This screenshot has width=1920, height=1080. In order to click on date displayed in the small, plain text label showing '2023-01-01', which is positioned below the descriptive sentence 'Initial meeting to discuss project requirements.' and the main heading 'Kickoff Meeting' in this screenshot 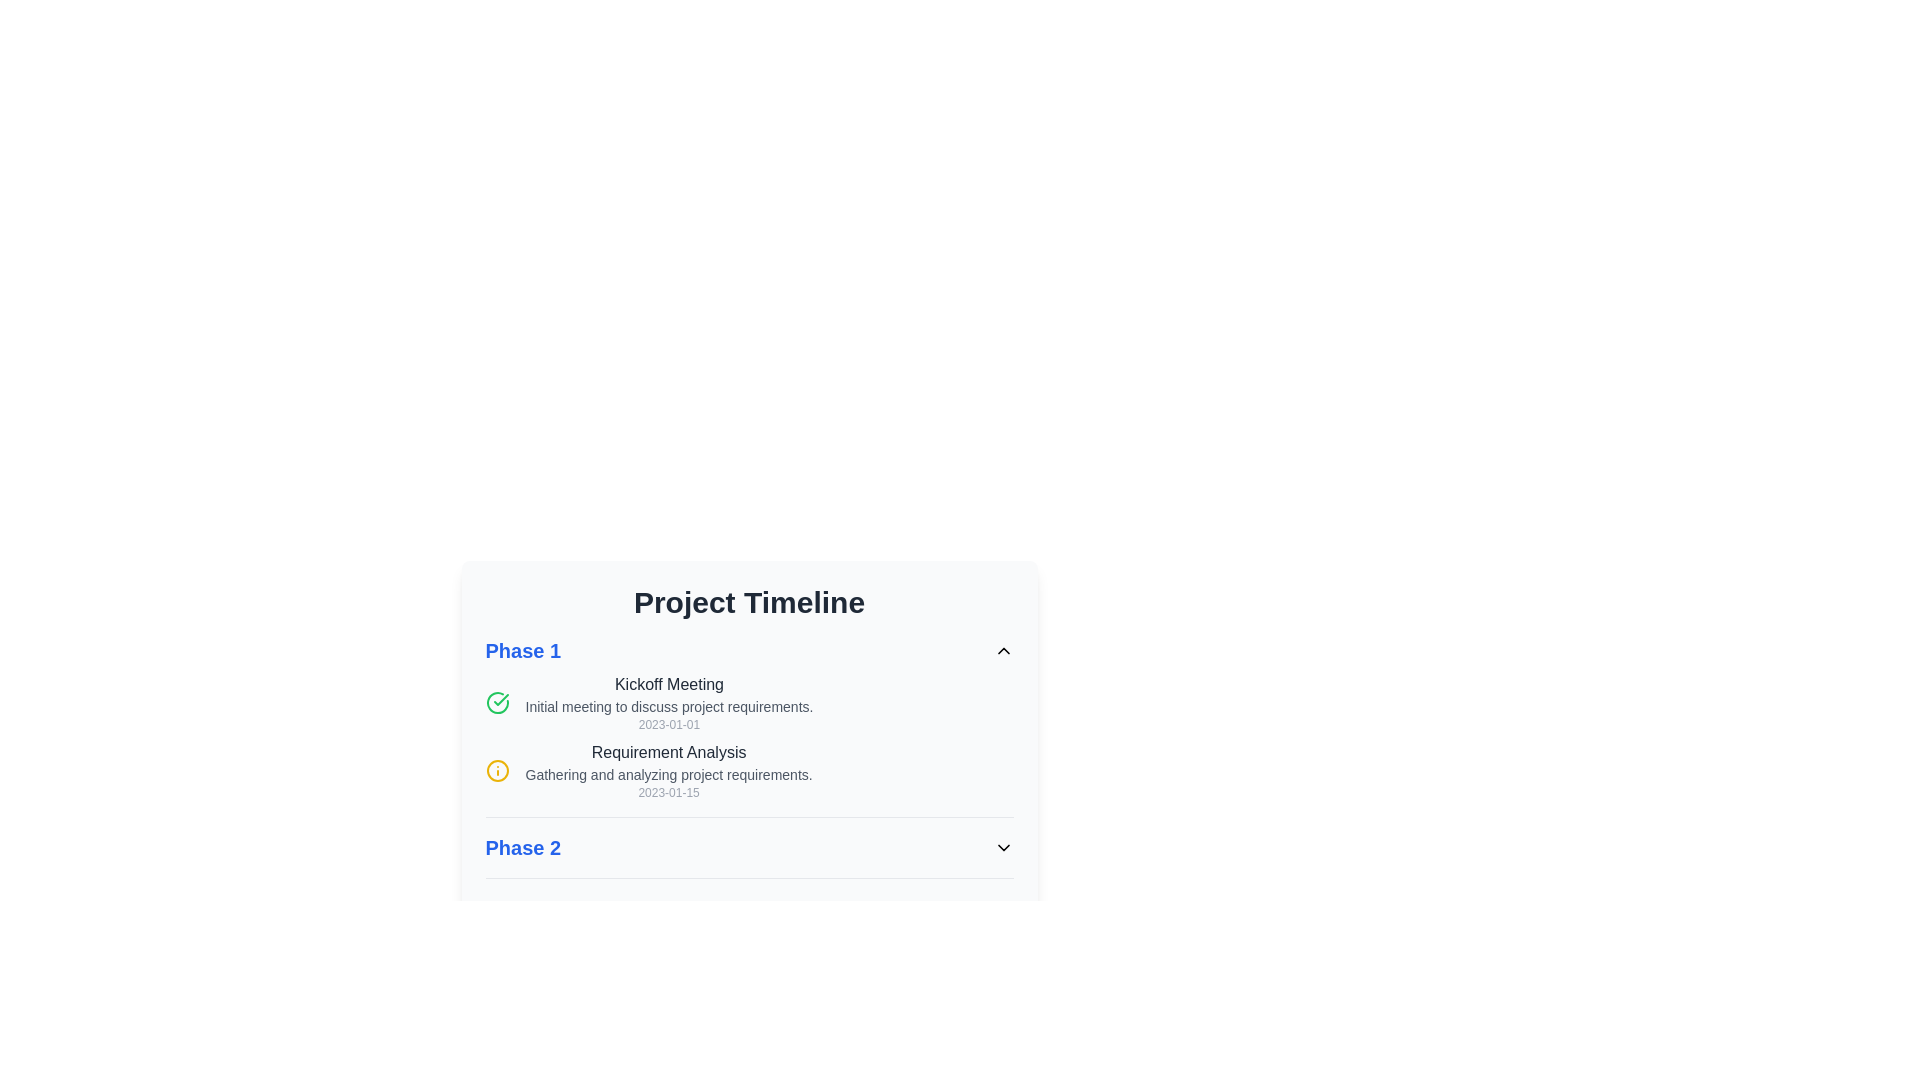, I will do `click(669, 725)`.